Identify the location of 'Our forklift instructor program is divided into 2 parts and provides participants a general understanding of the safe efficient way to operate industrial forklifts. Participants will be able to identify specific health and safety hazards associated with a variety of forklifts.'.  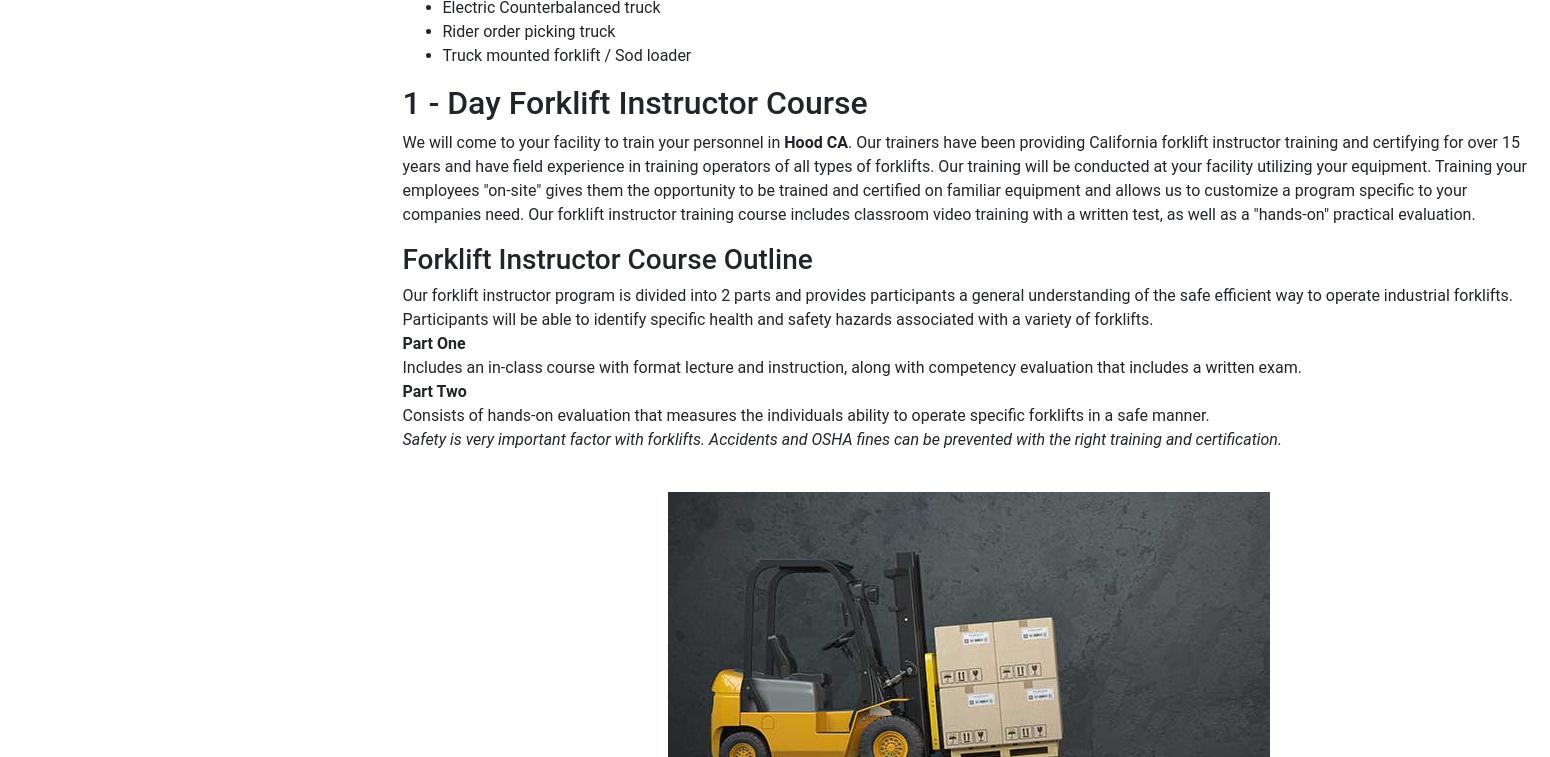
(956, 306).